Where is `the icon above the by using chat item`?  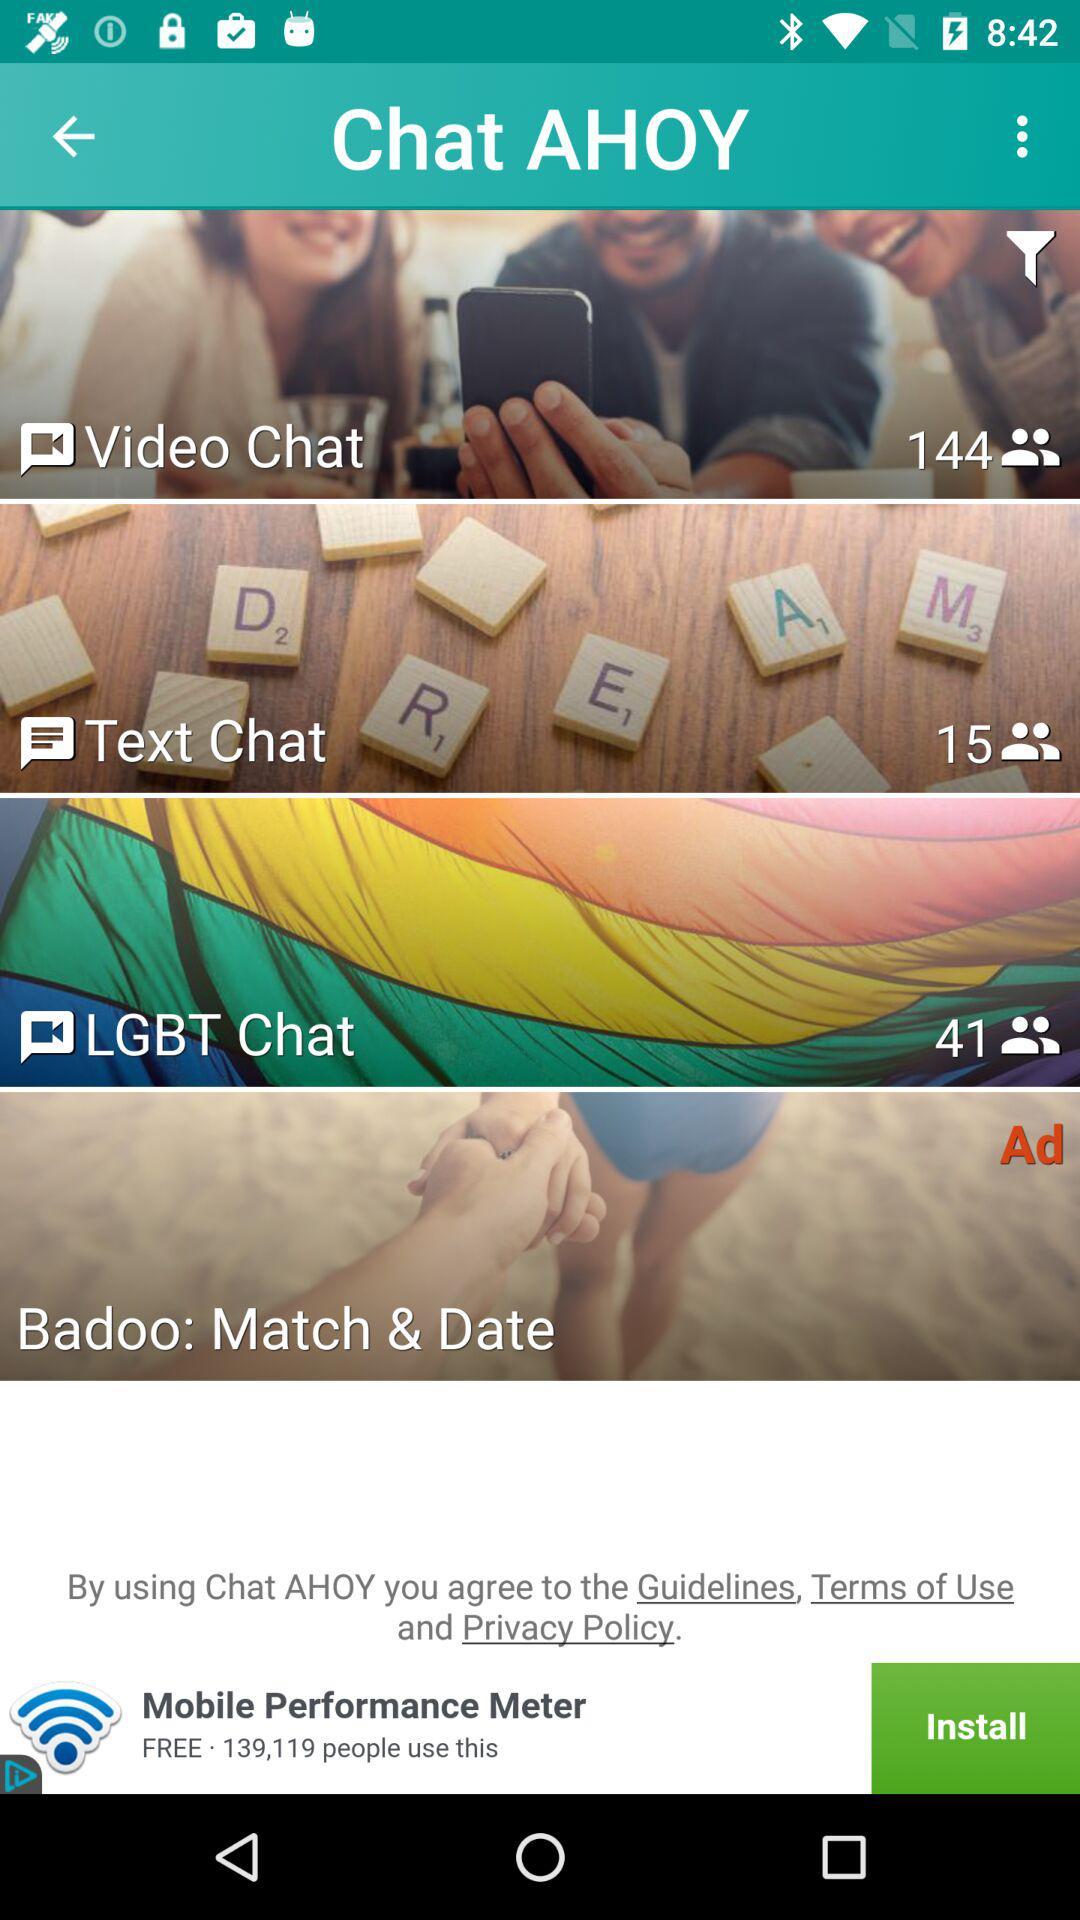 the icon above the by using chat item is located at coordinates (285, 1326).